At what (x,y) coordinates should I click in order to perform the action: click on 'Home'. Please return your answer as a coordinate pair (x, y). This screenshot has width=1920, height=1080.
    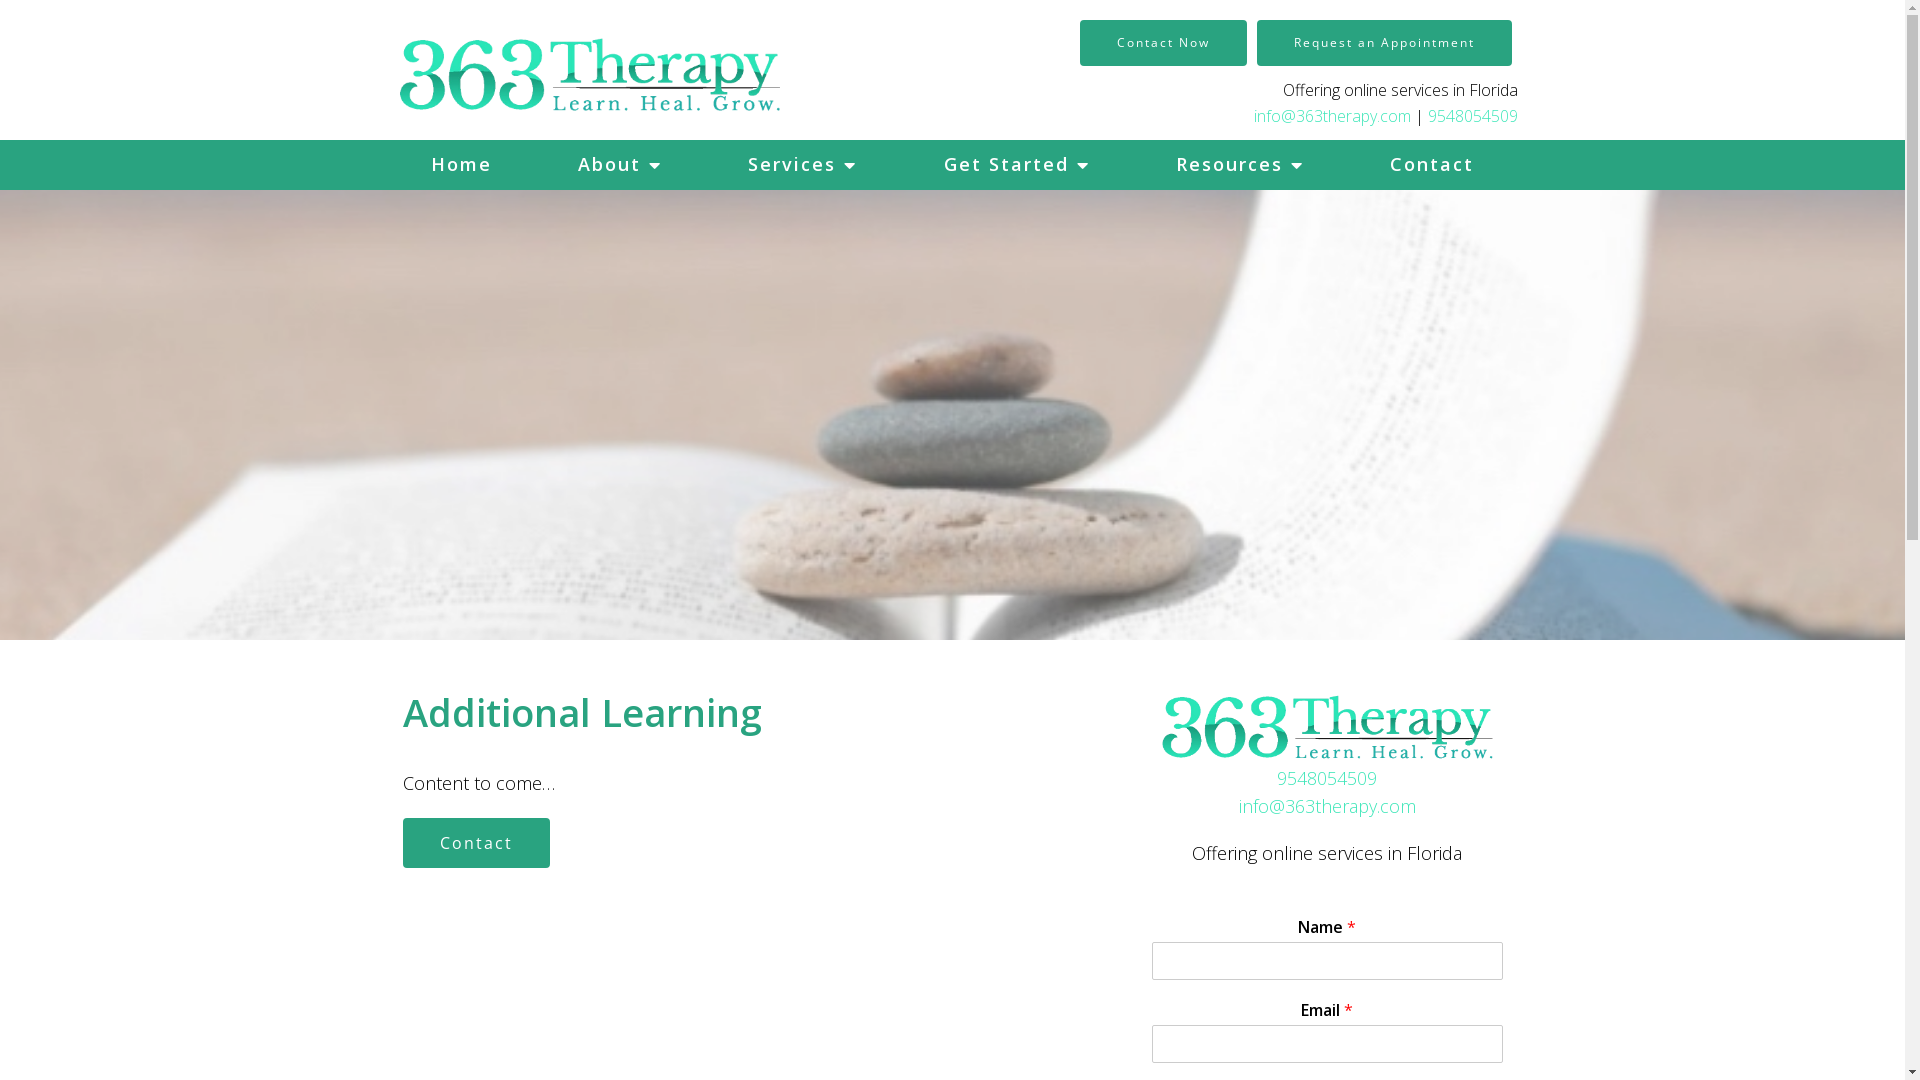
    Looking at the image, I should click on (388, 164).